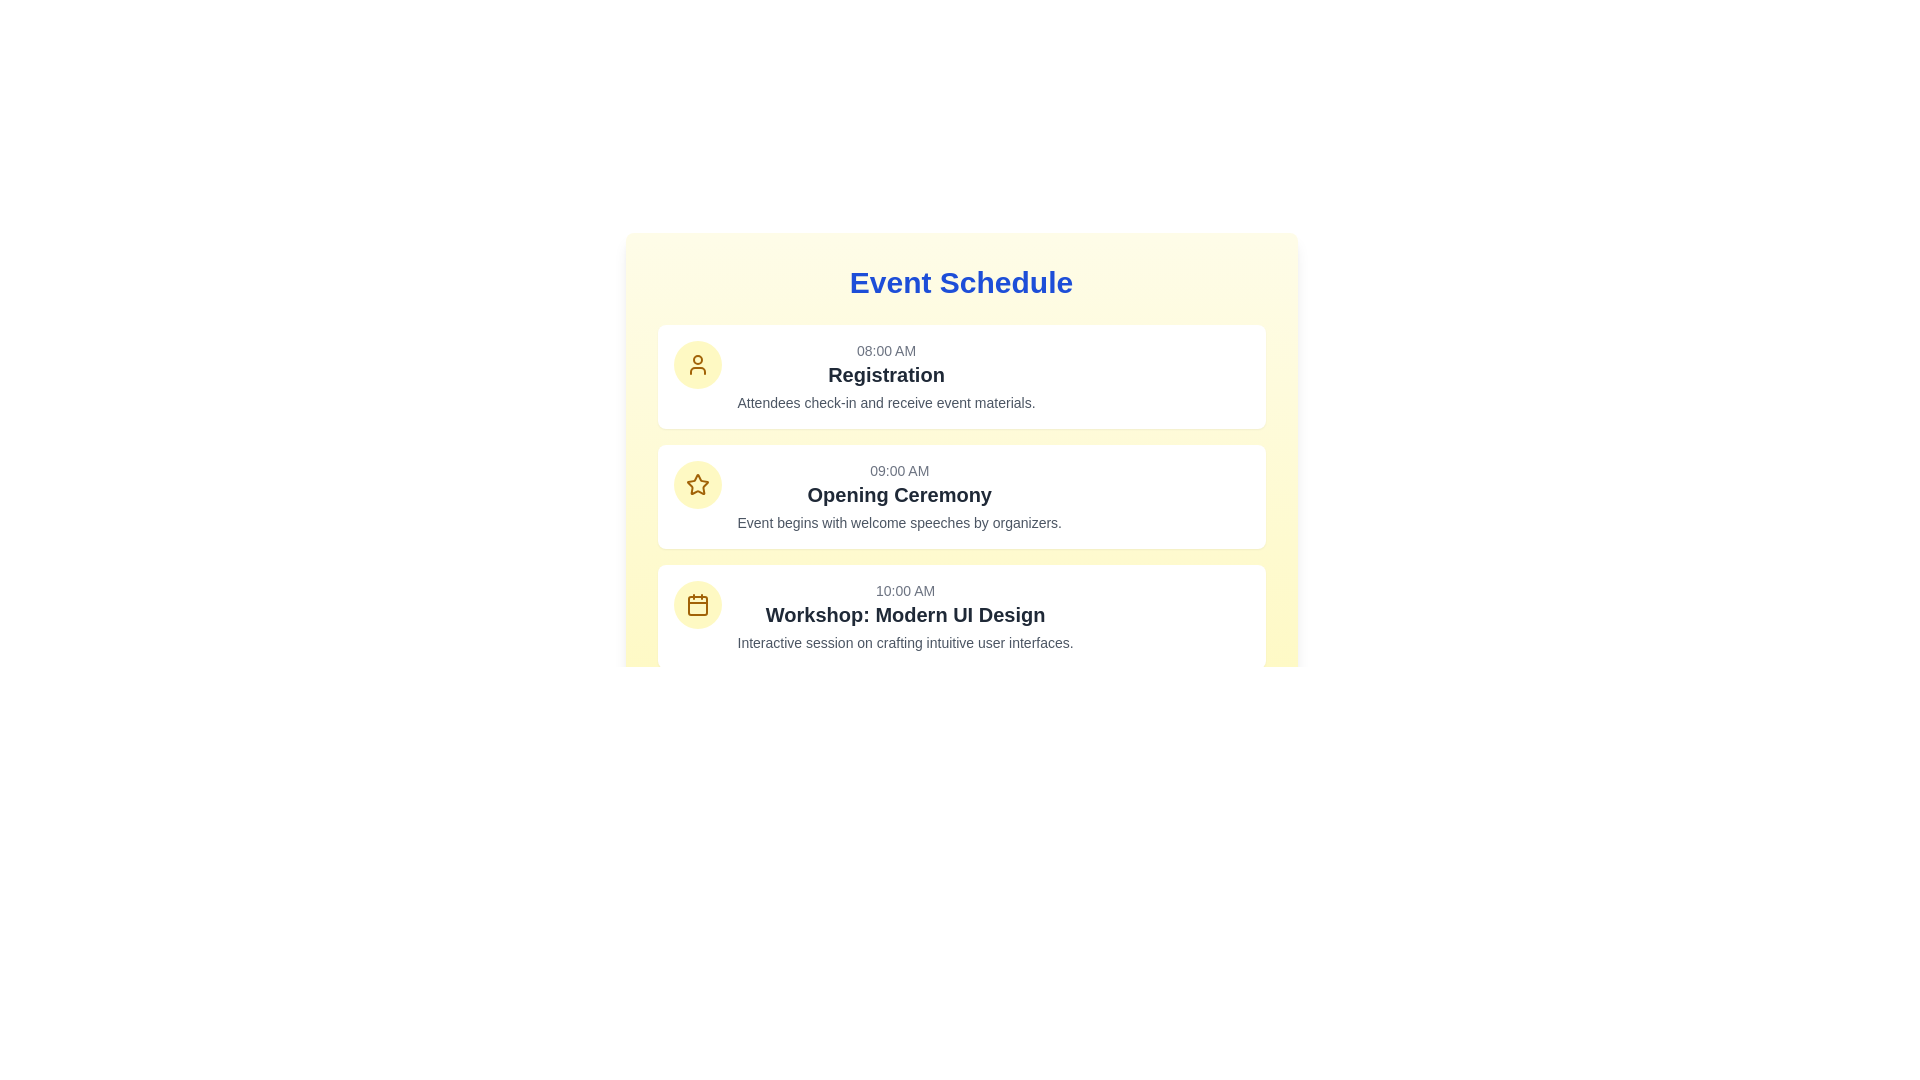  I want to click on the static text element displaying 'Workshop: Modern UI Design', which is styled in bold, large font and positioned between '10:00 AM' and the description text in the Event Schedule, so click(904, 613).